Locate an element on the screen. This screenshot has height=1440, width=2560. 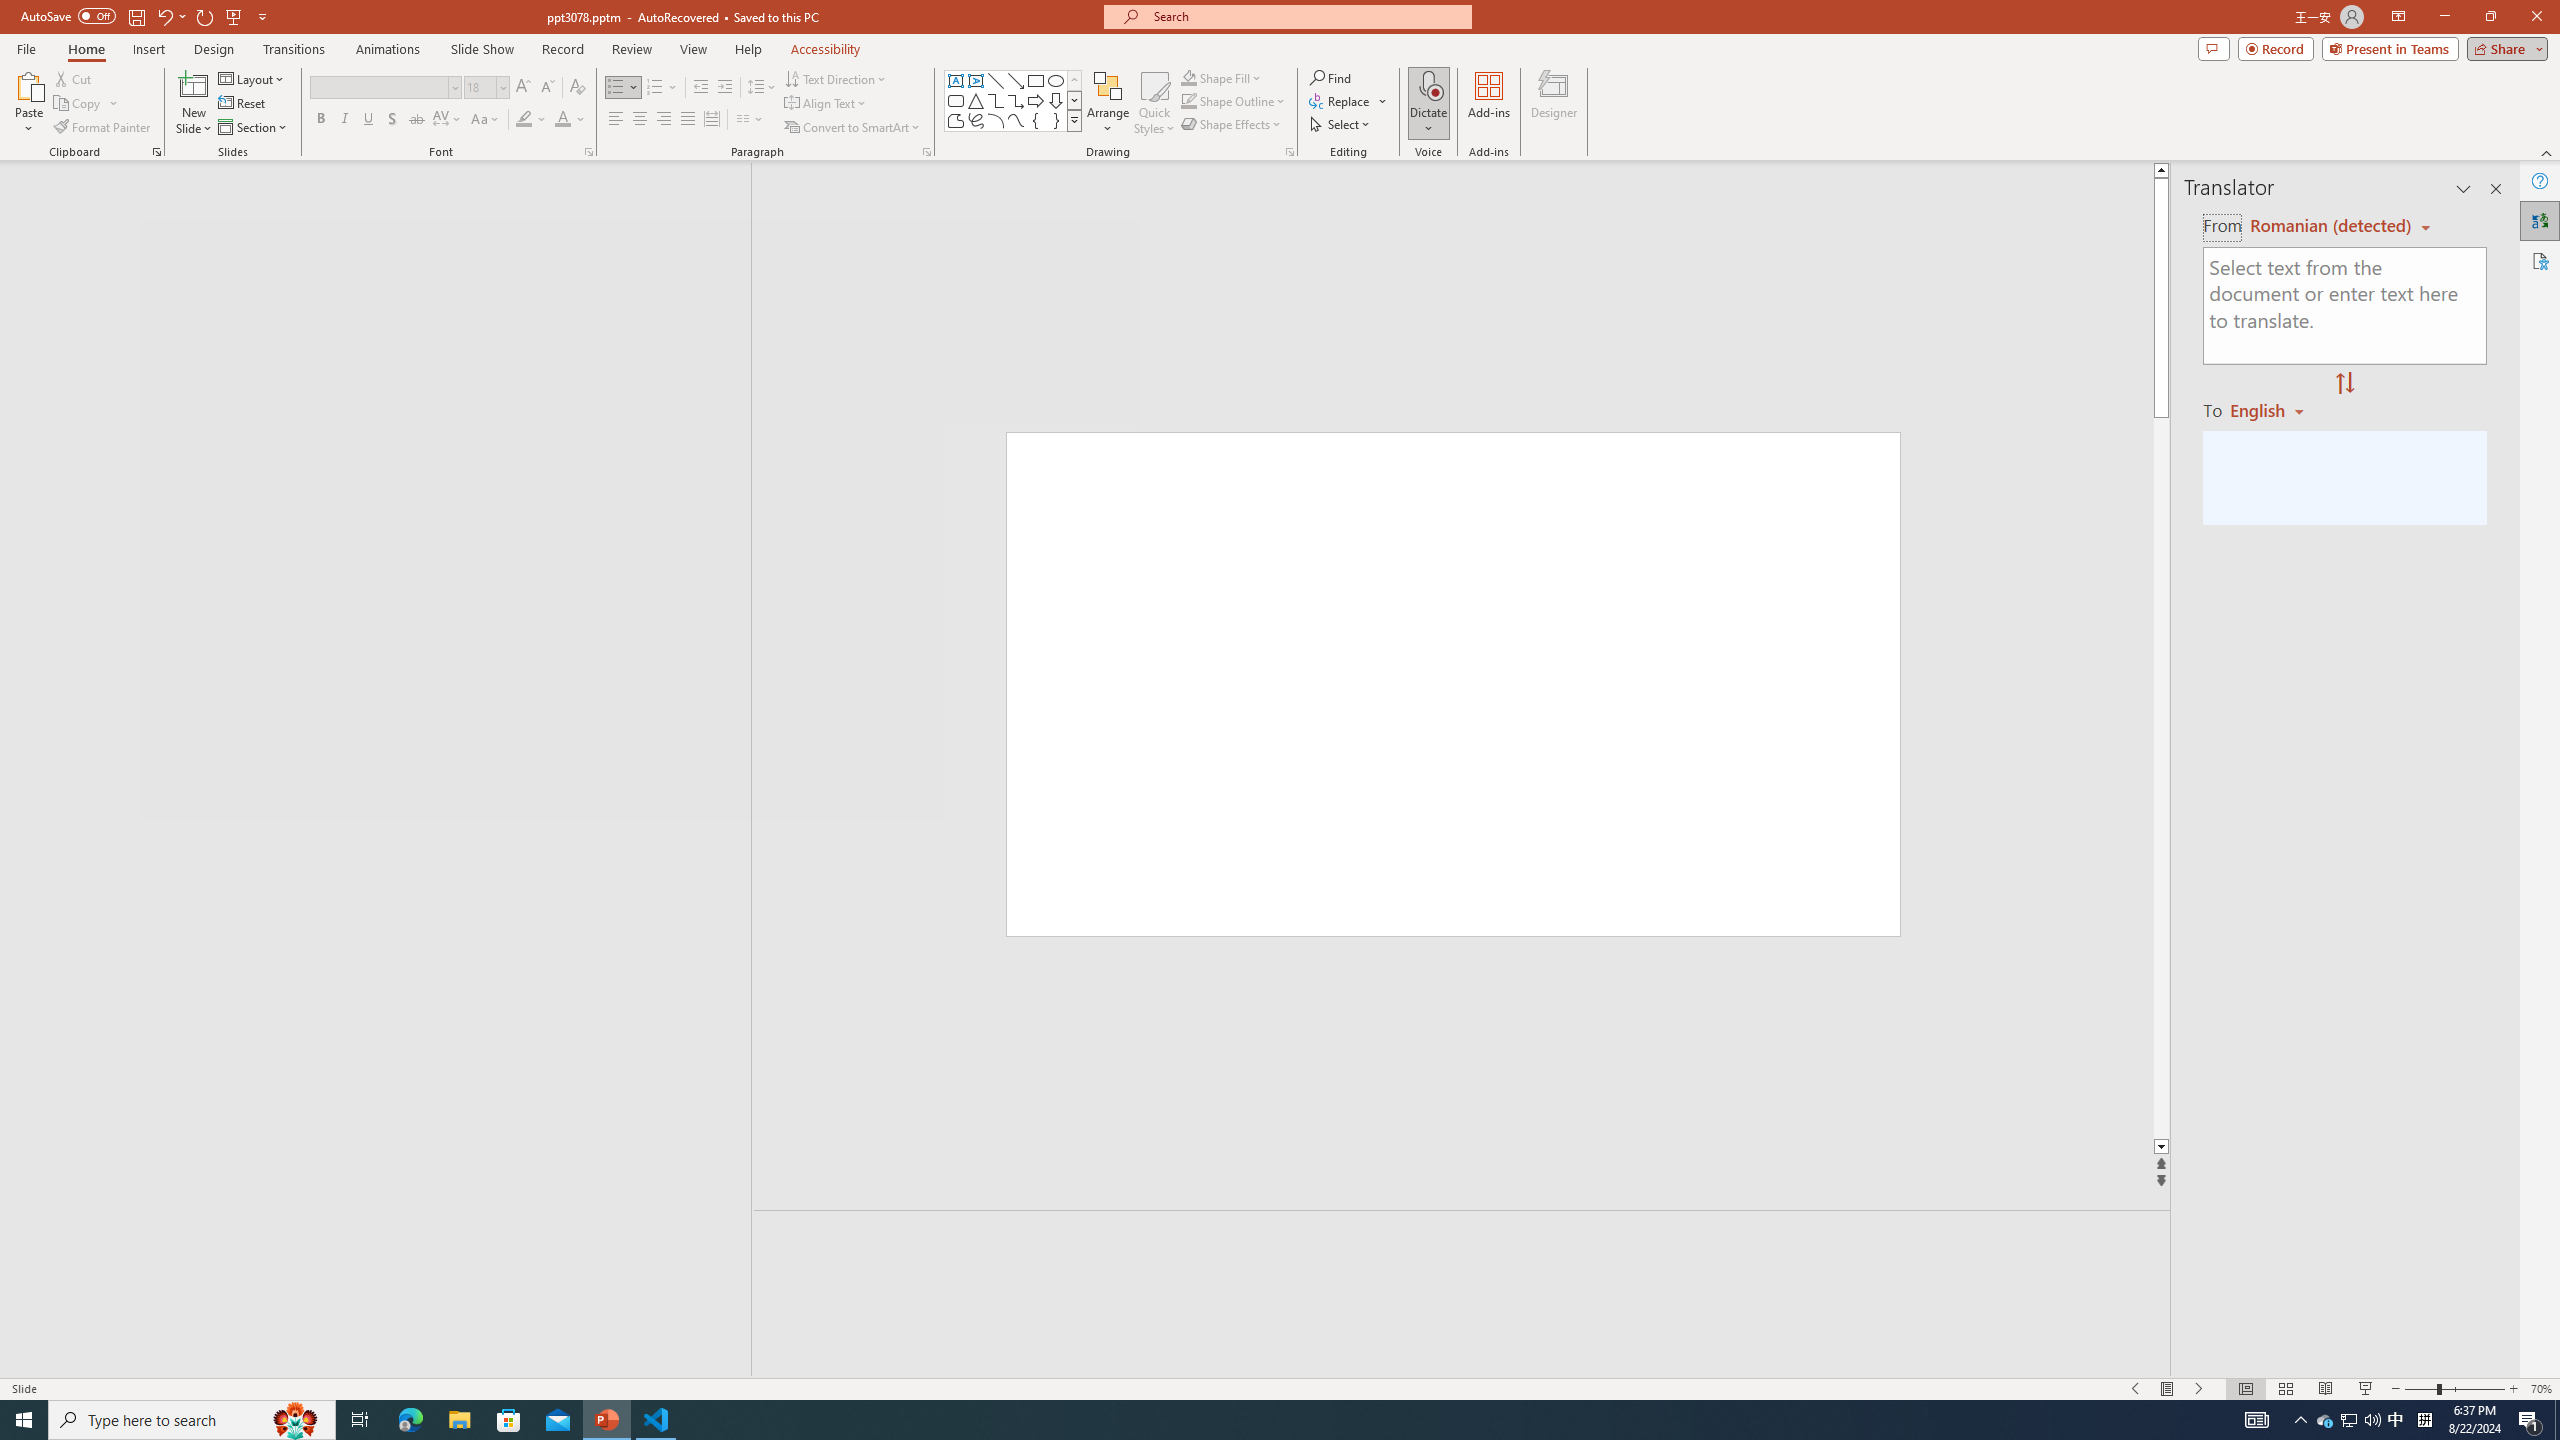
'Numbering' is located at coordinates (663, 87).